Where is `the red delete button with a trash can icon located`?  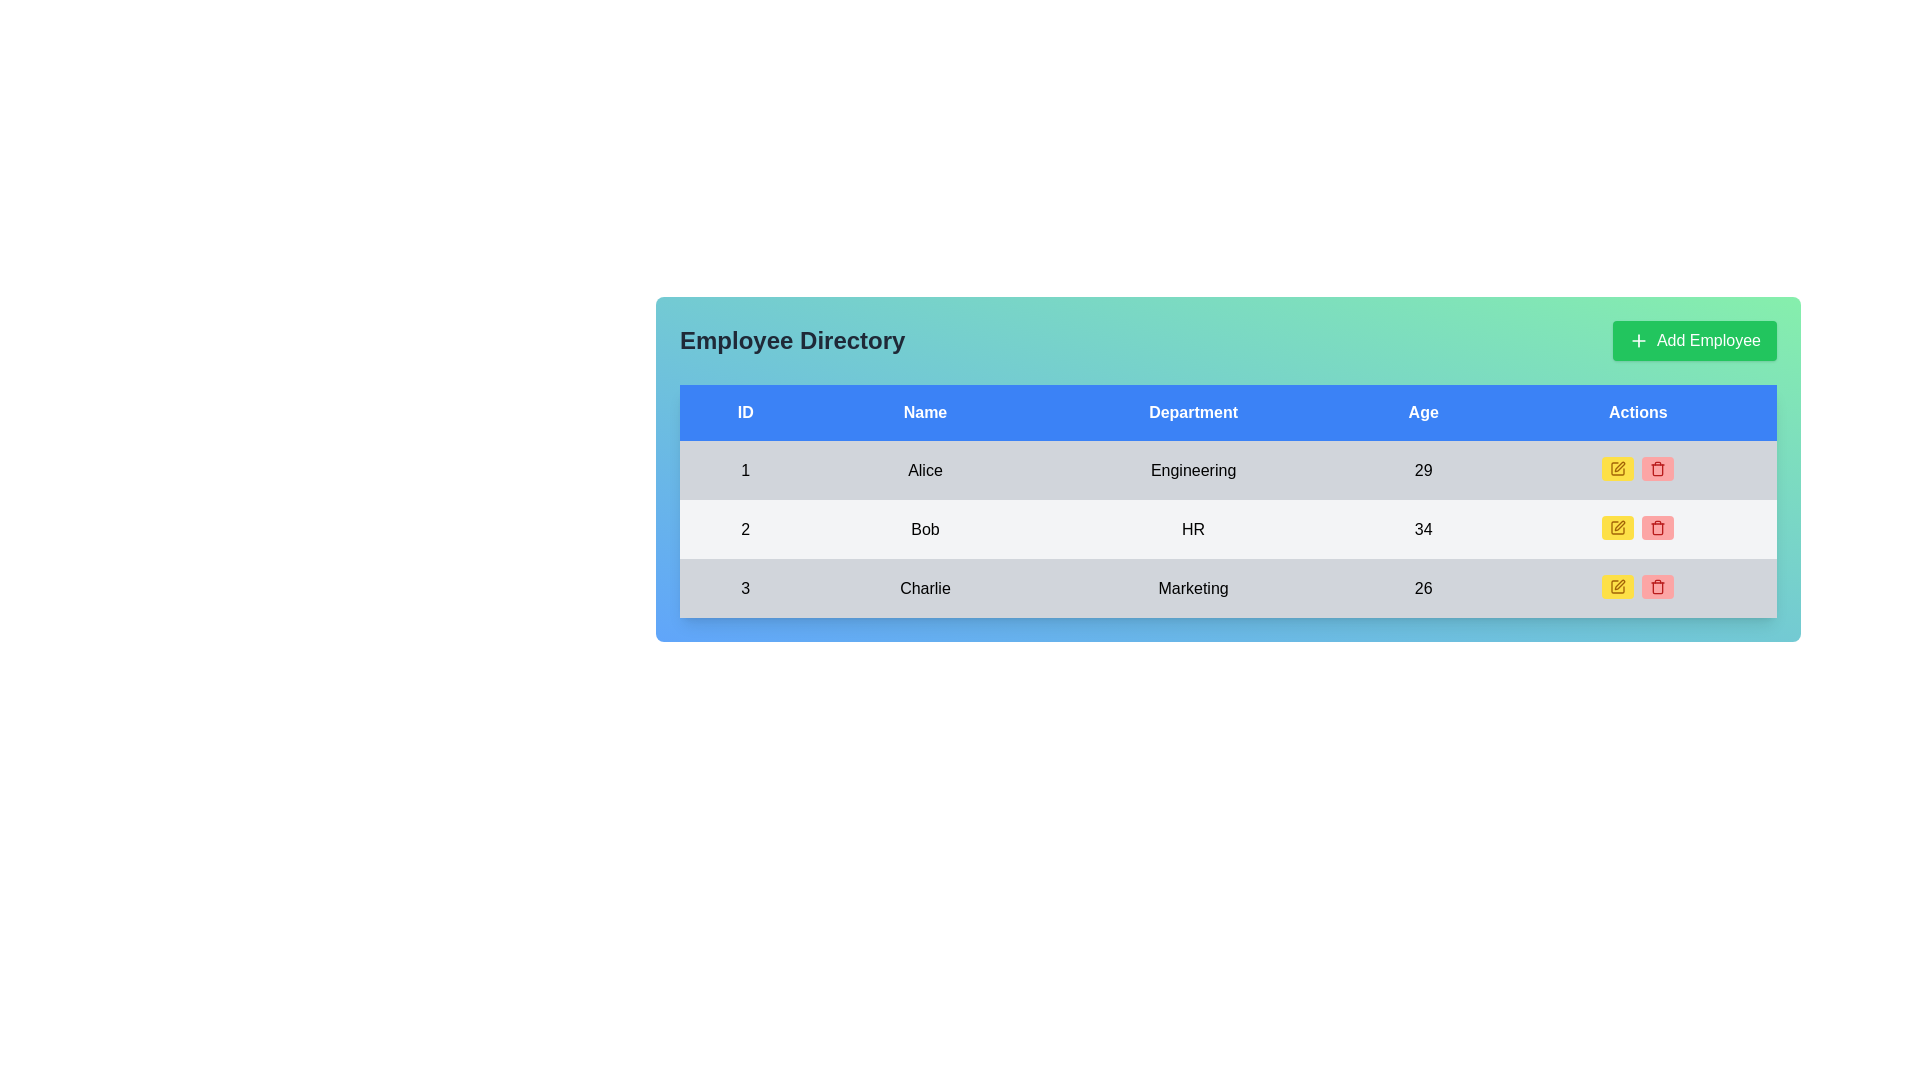
the red delete button with a trash can icon located is located at coordinates (1657, 585).